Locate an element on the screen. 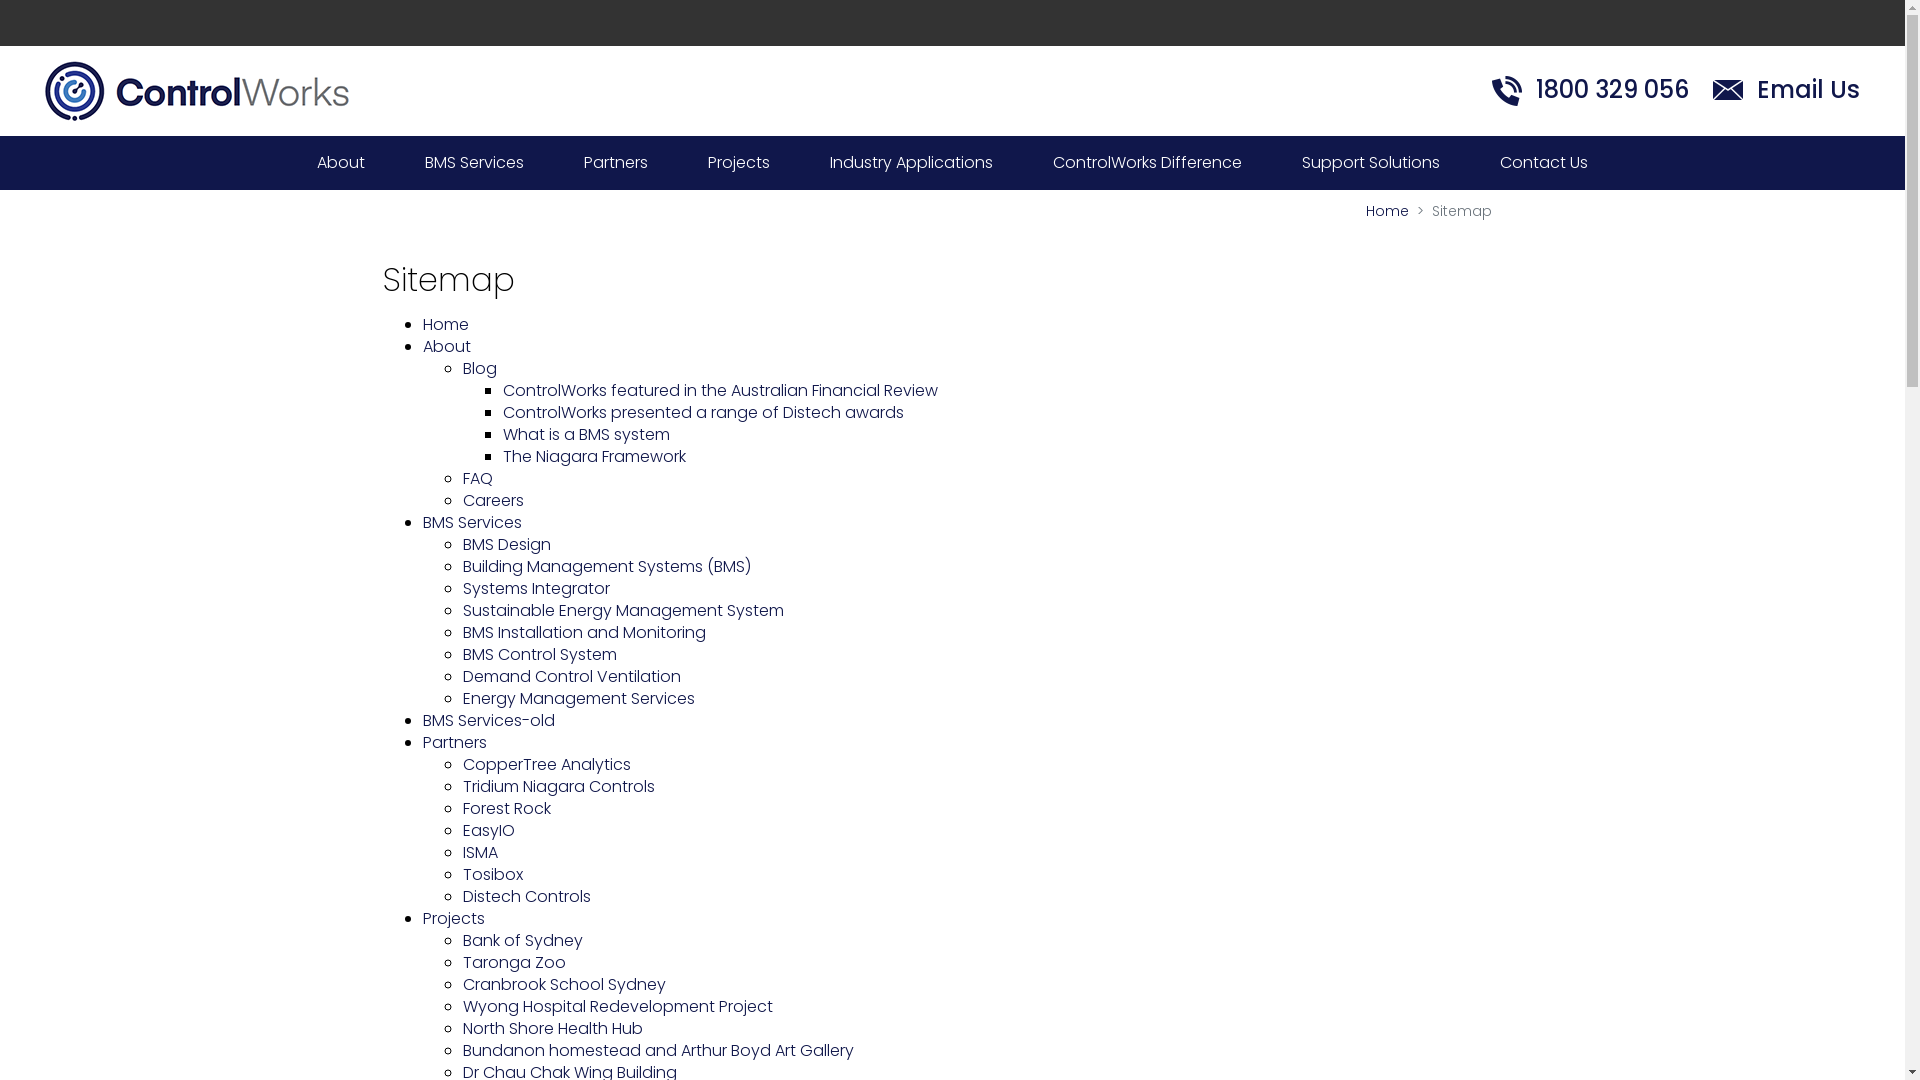 Image resolution: width=1920 pixels, height=1080 pixels. 'FAQ' is located at coordinates (475, 478).